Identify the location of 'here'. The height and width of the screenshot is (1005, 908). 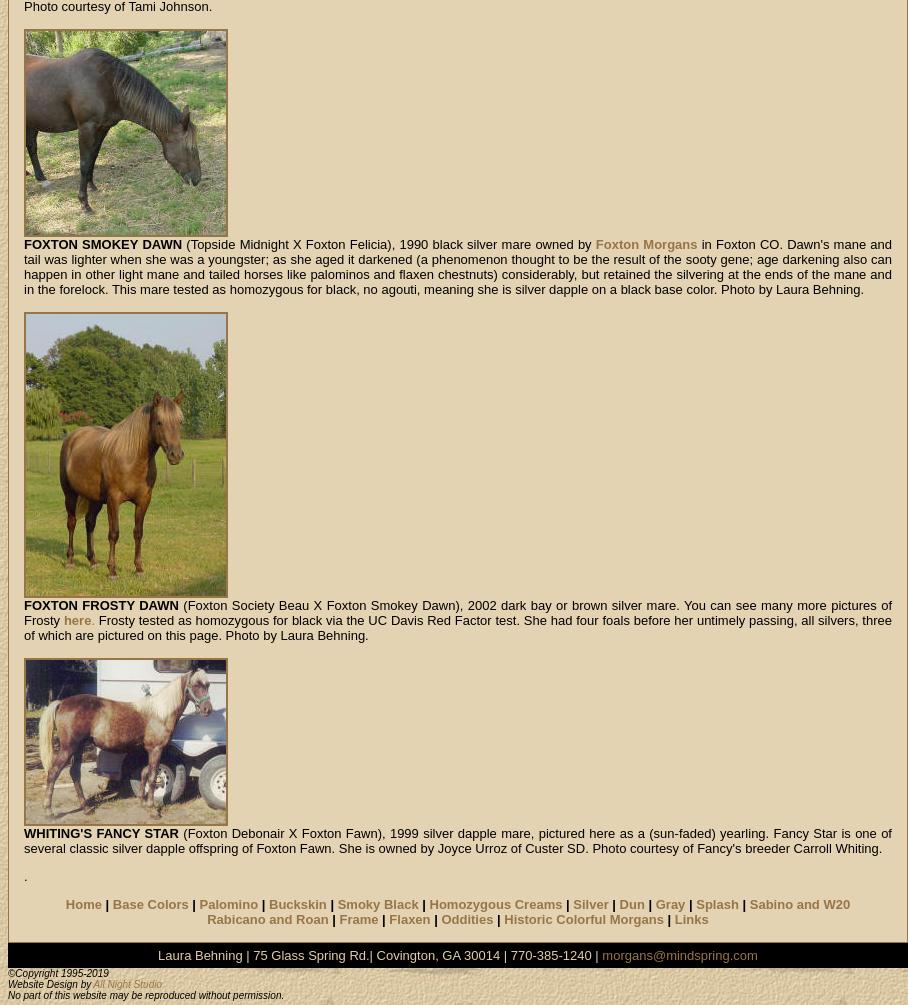
(75, 619).